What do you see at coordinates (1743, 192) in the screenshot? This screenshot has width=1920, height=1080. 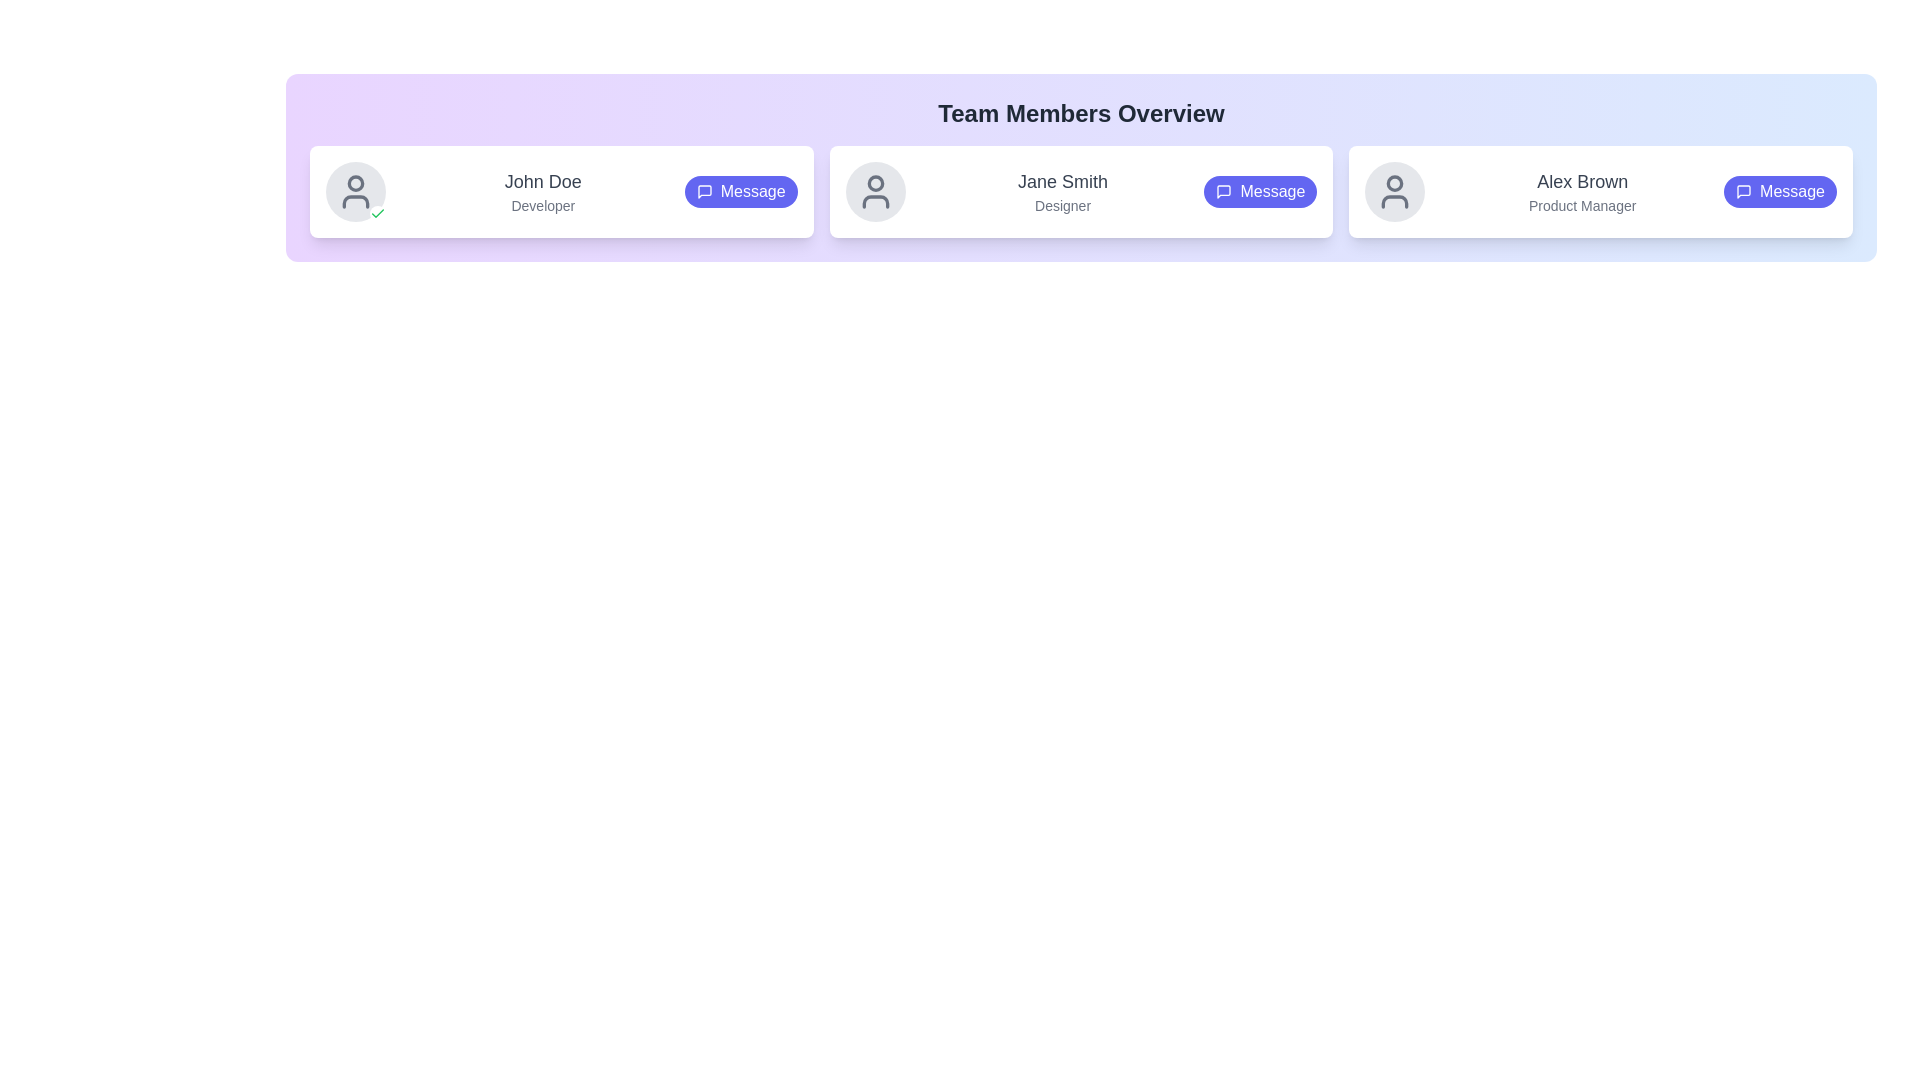 I see `the decorative icon within the 'Message' button for 'Alex Brown', located at the top-right of the interface` at bounding box center [1743, 192].